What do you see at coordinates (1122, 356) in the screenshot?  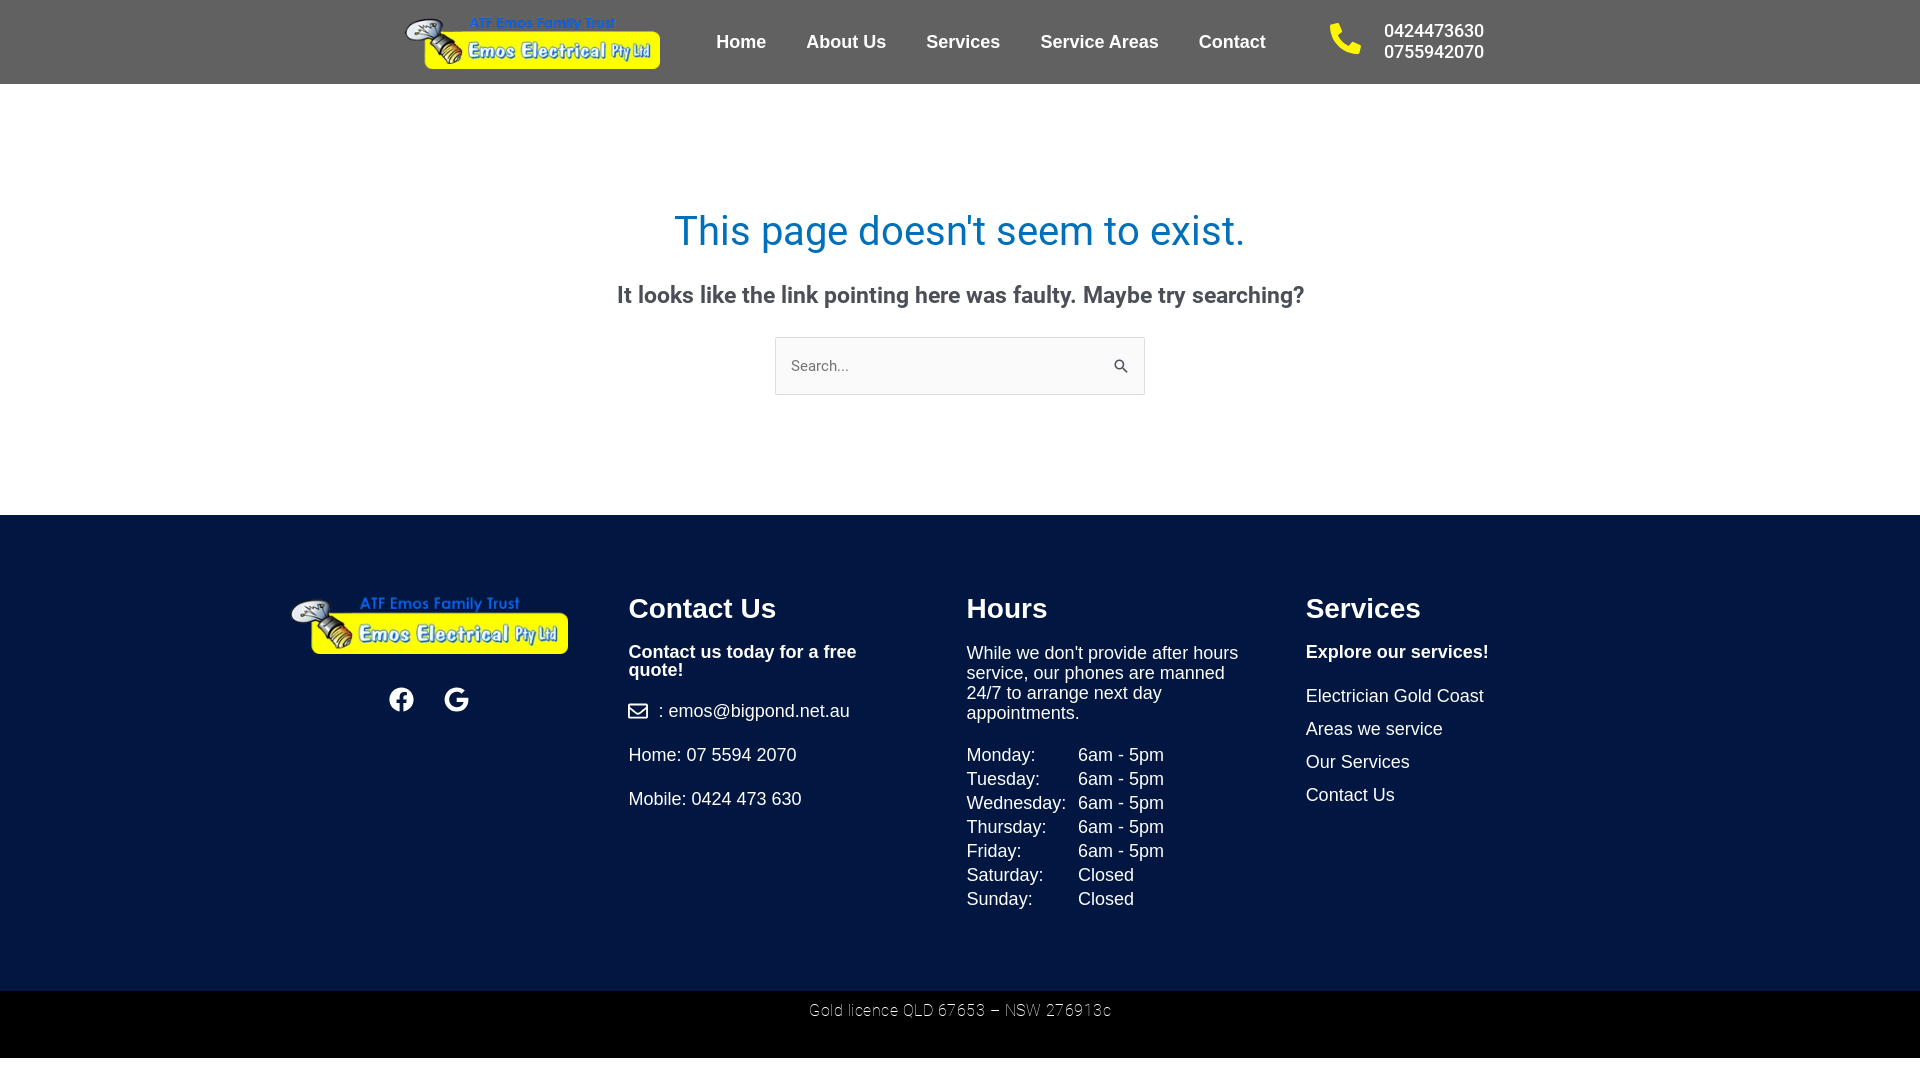 I see `'Search'` at bounding box center [1122, 356].